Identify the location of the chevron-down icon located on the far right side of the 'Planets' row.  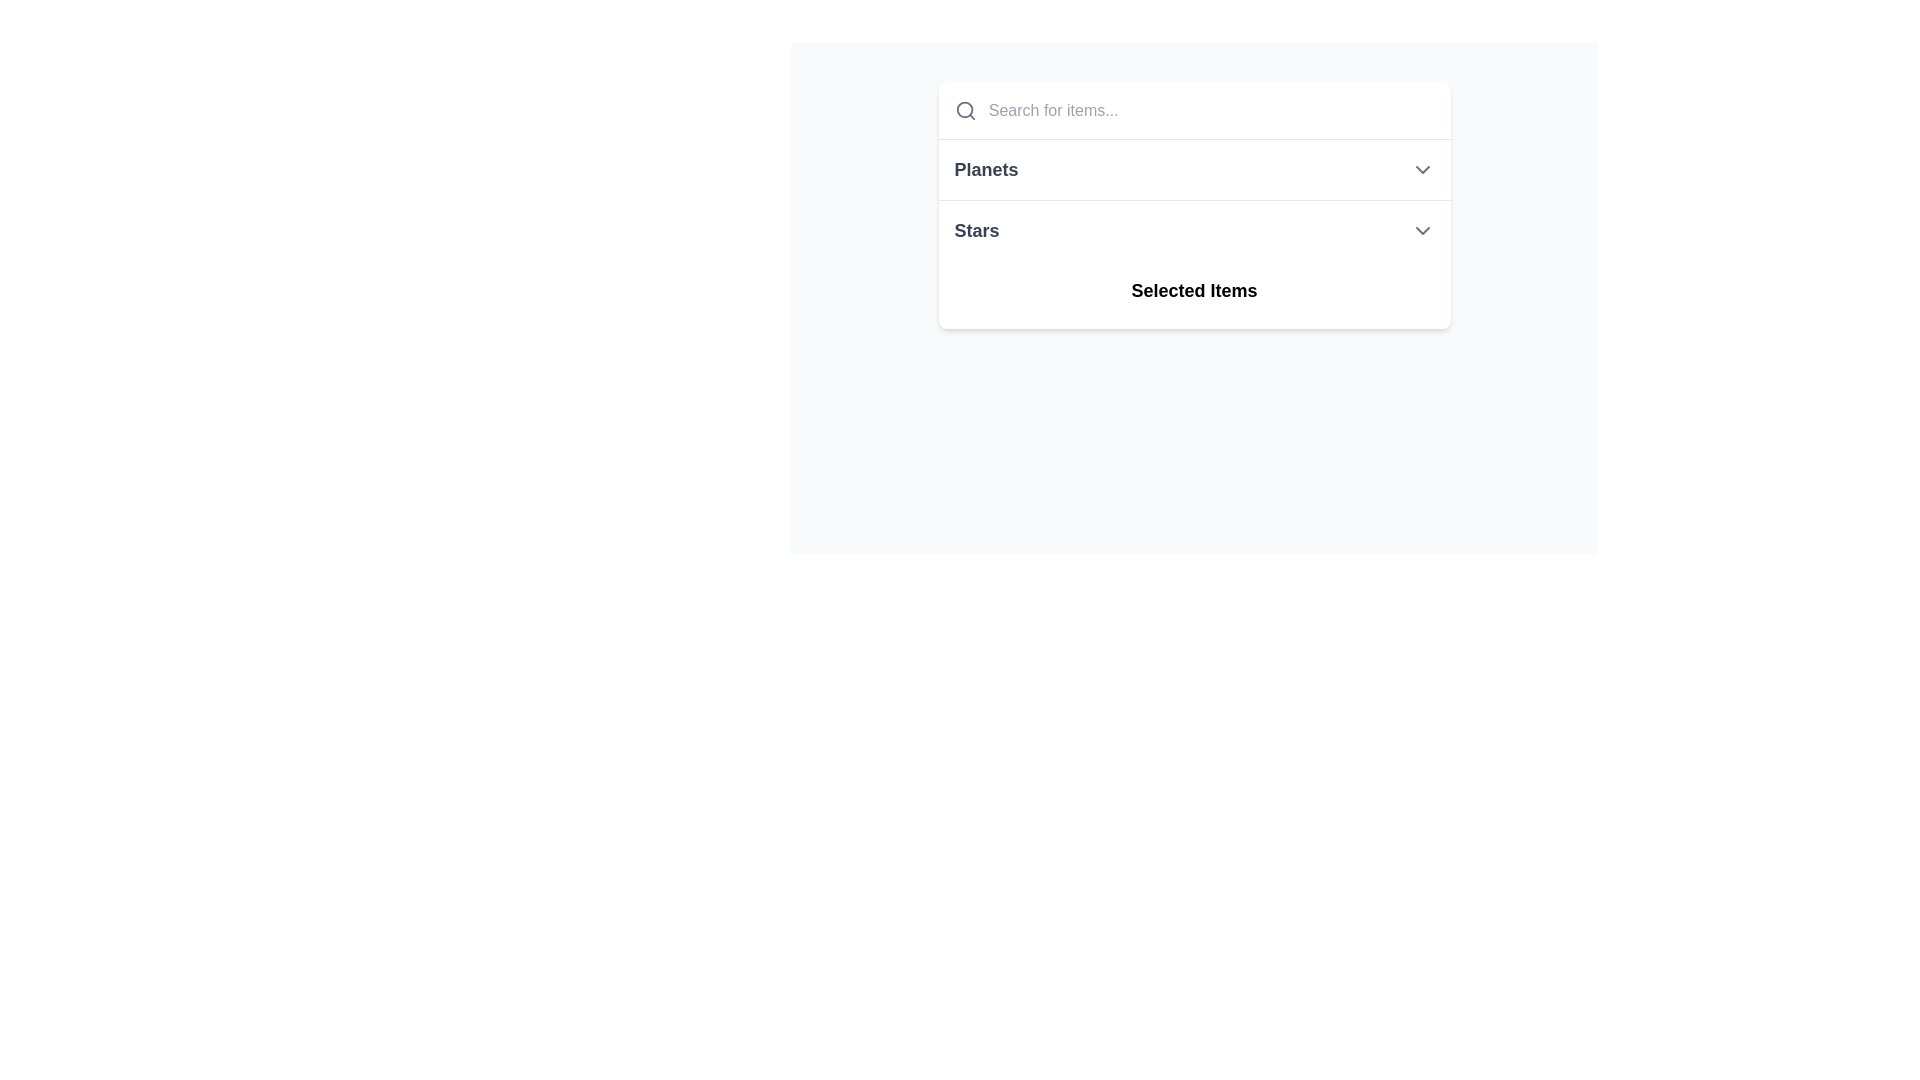
(1421, 168).